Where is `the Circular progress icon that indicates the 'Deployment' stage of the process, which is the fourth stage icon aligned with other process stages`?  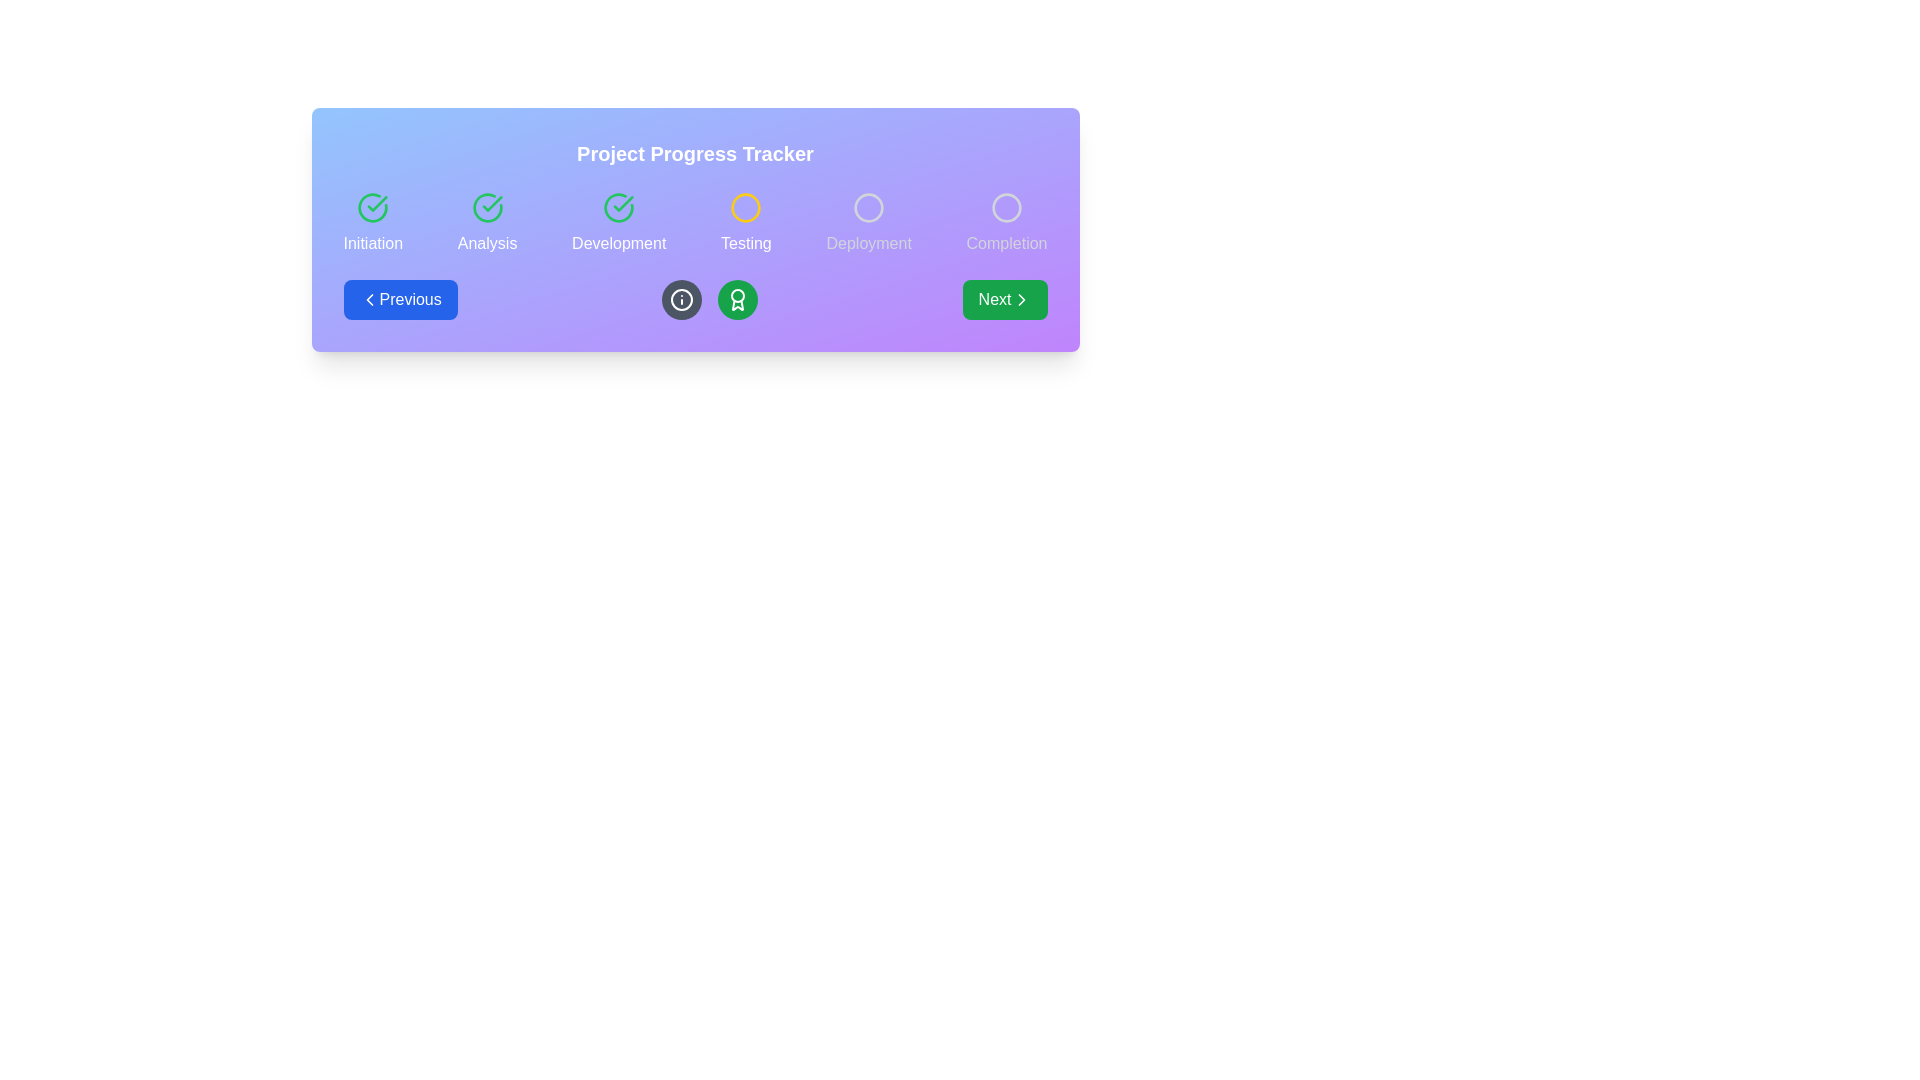
the Circular progress icon that indicates the 'Deployment' stage of the process, which is the fourth stage icon aligned with other process stages is located at coordinates (869, 208).